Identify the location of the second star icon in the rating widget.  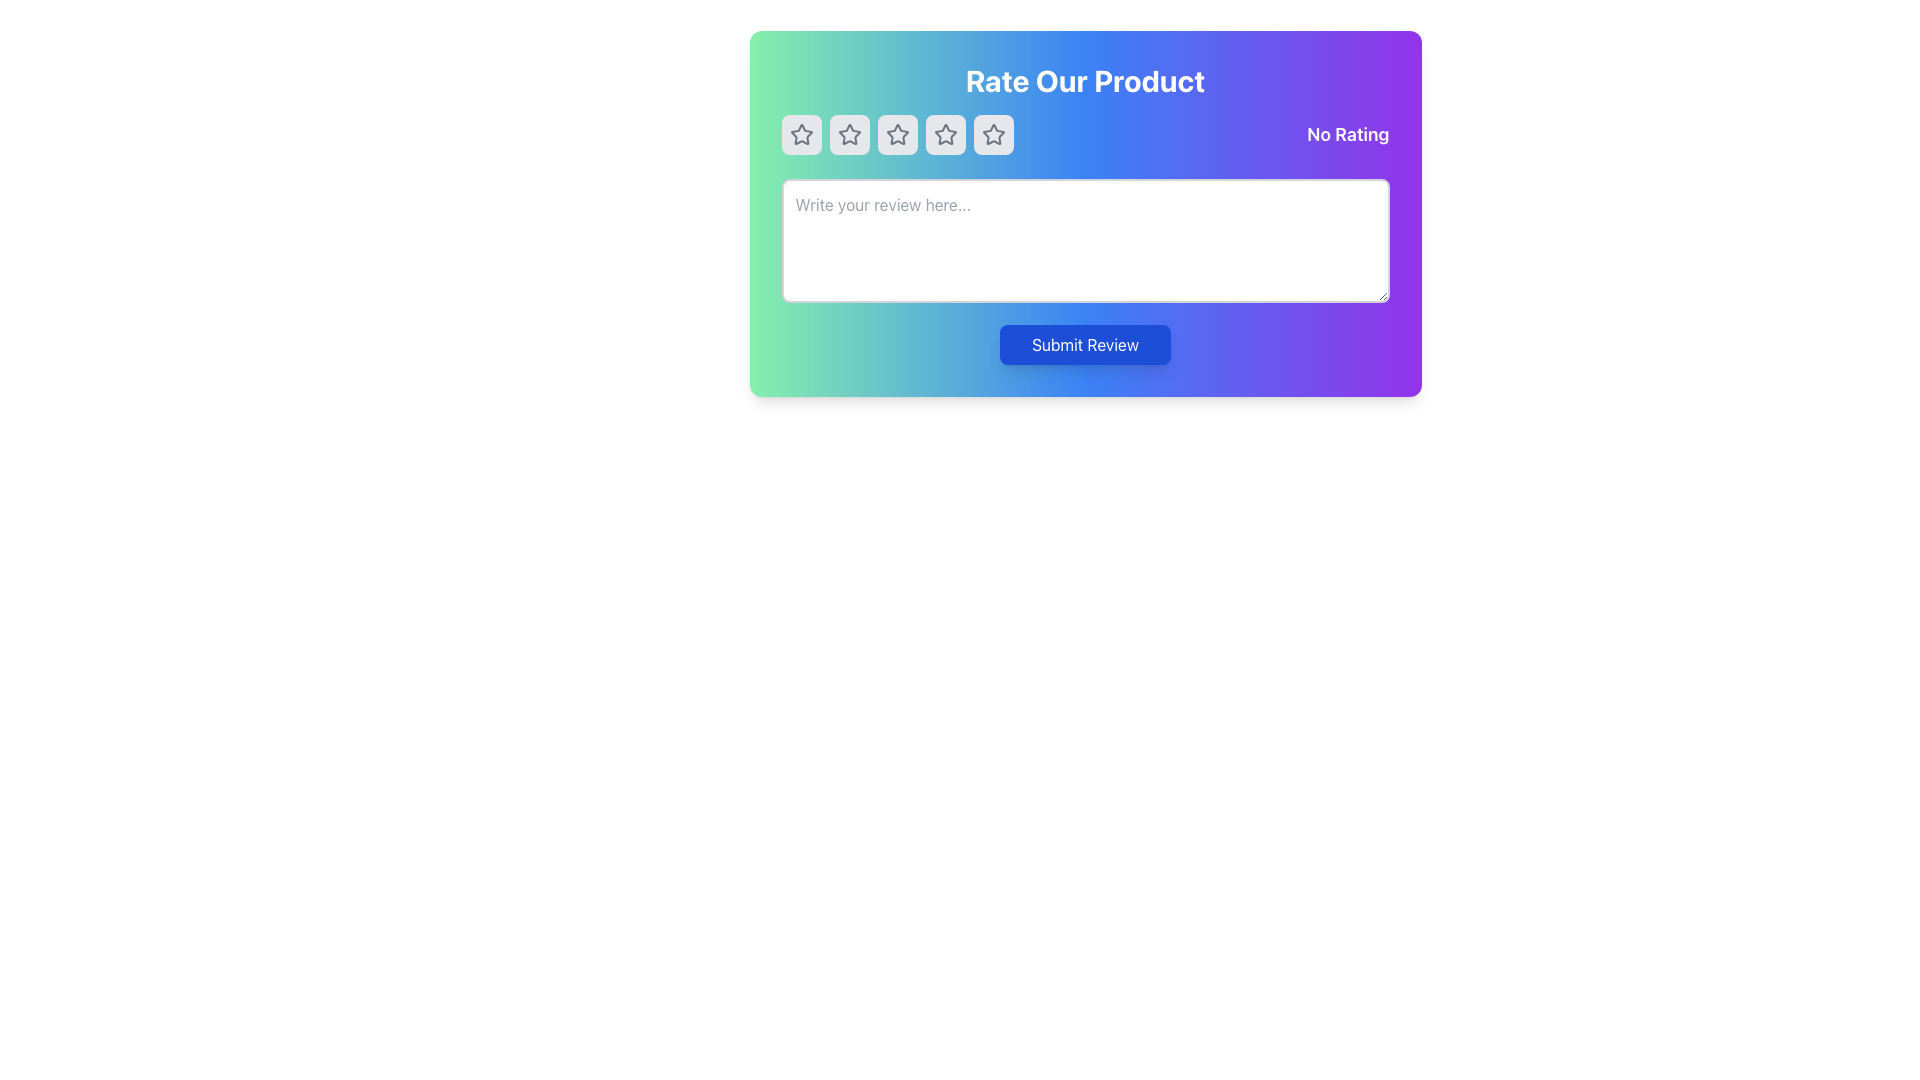
(896, 134).